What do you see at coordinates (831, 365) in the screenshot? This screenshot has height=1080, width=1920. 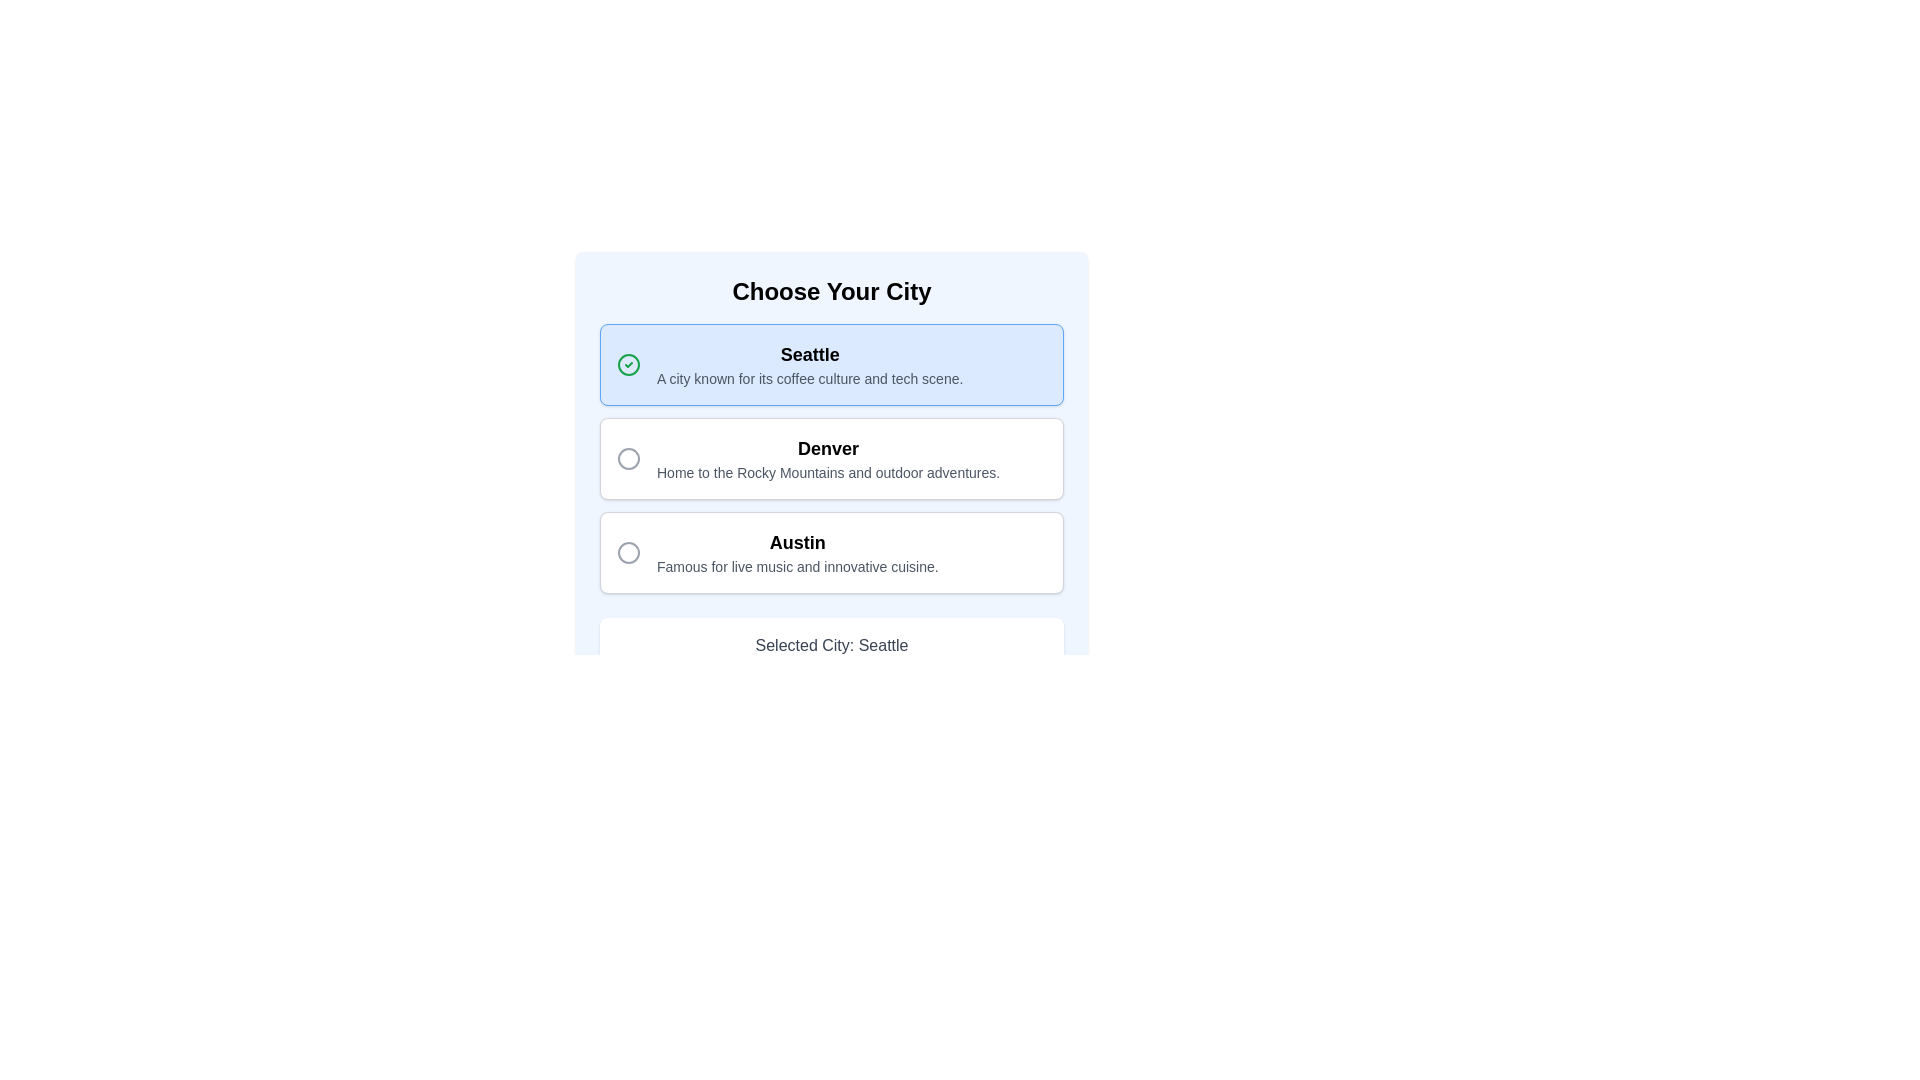 I see `the text of the first selectable option for the city 'Seattle' to copy or highlight it` at bounding box center [831, 365].